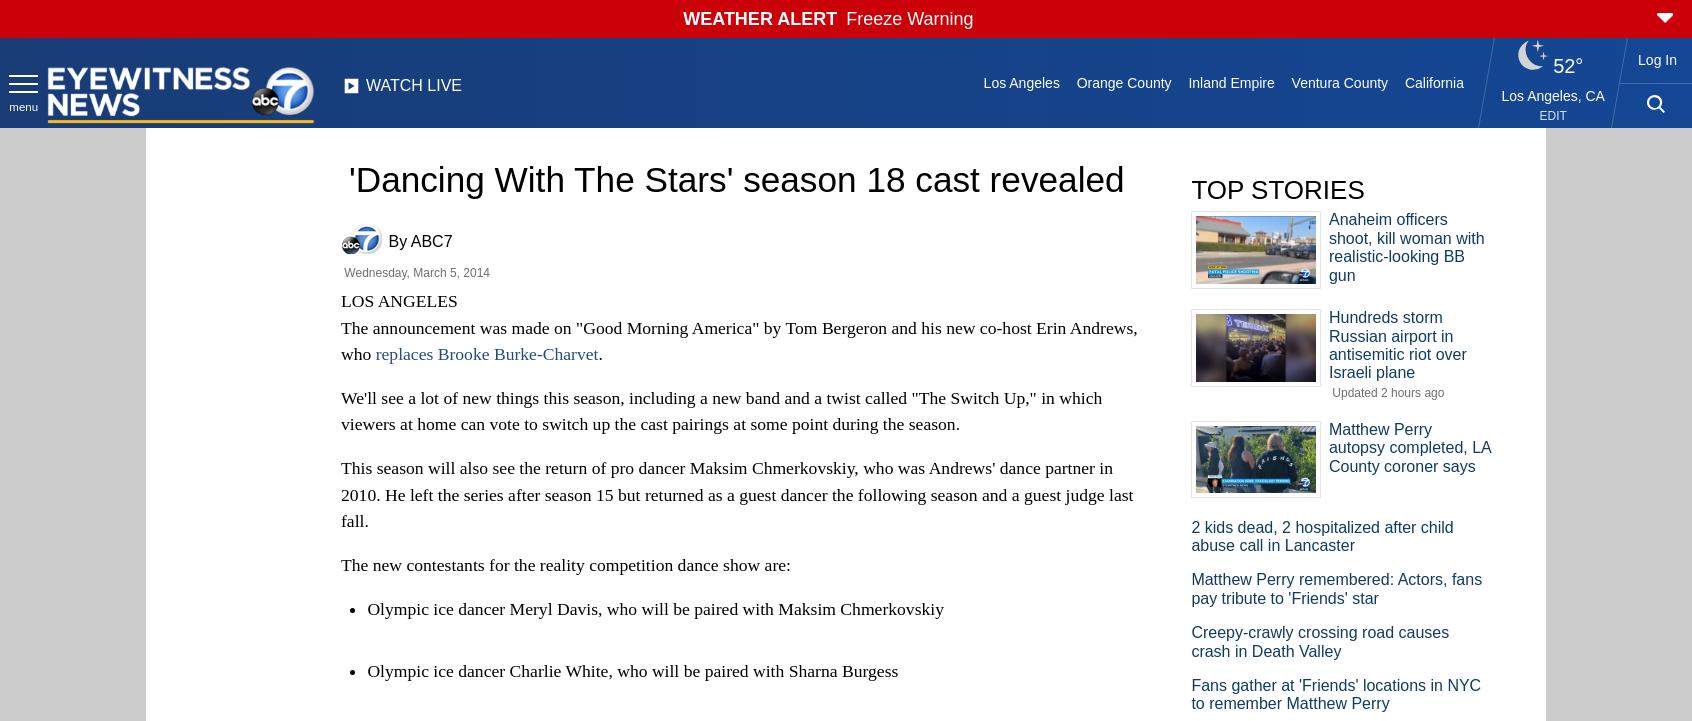 Image resolution: width=1692 pixels, height=721 pixels. What do you see at coordinates (398, 300) in the screenshot?
I see `'LOS ANGELES'` at bounding box center [398, 300].